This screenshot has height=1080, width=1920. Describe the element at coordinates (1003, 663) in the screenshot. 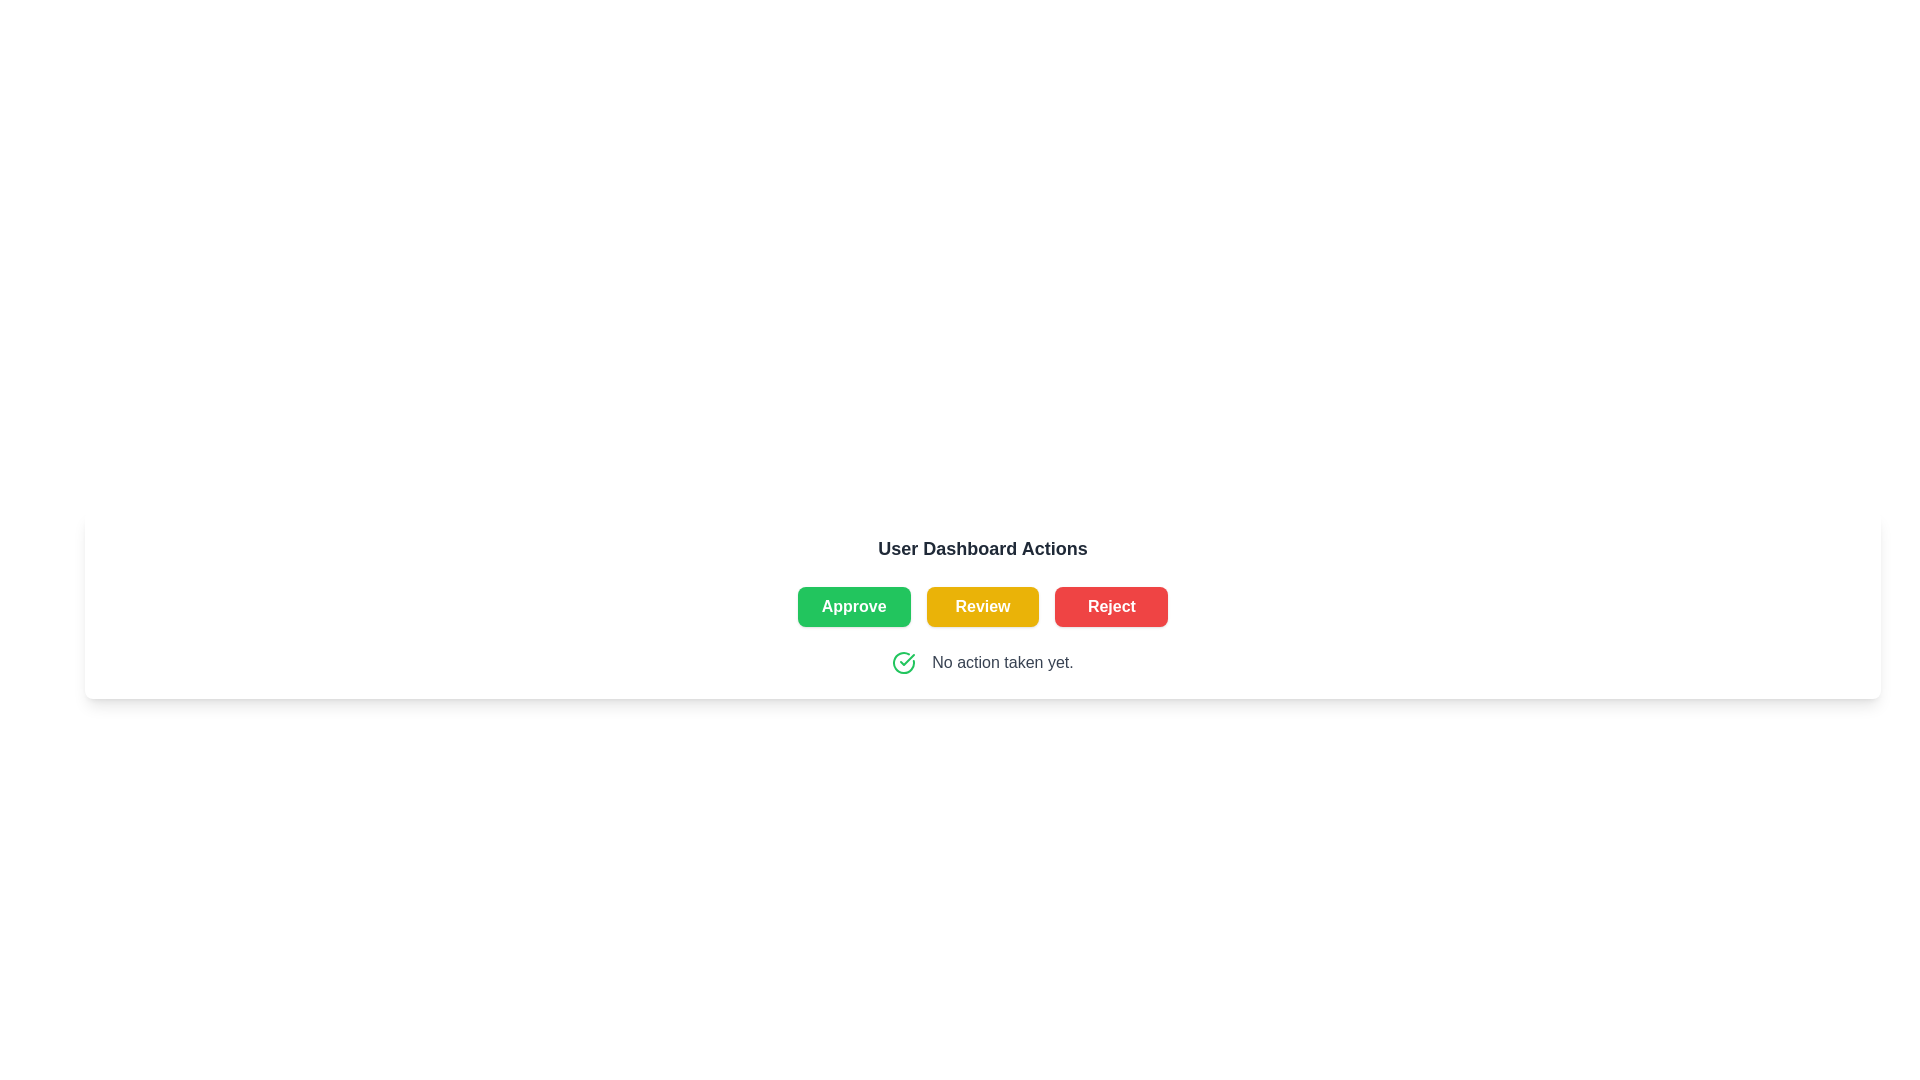

I see `the informative text block that indicates no actions have been performed yet, located to the right of the green circular checkmark icon` at that location.